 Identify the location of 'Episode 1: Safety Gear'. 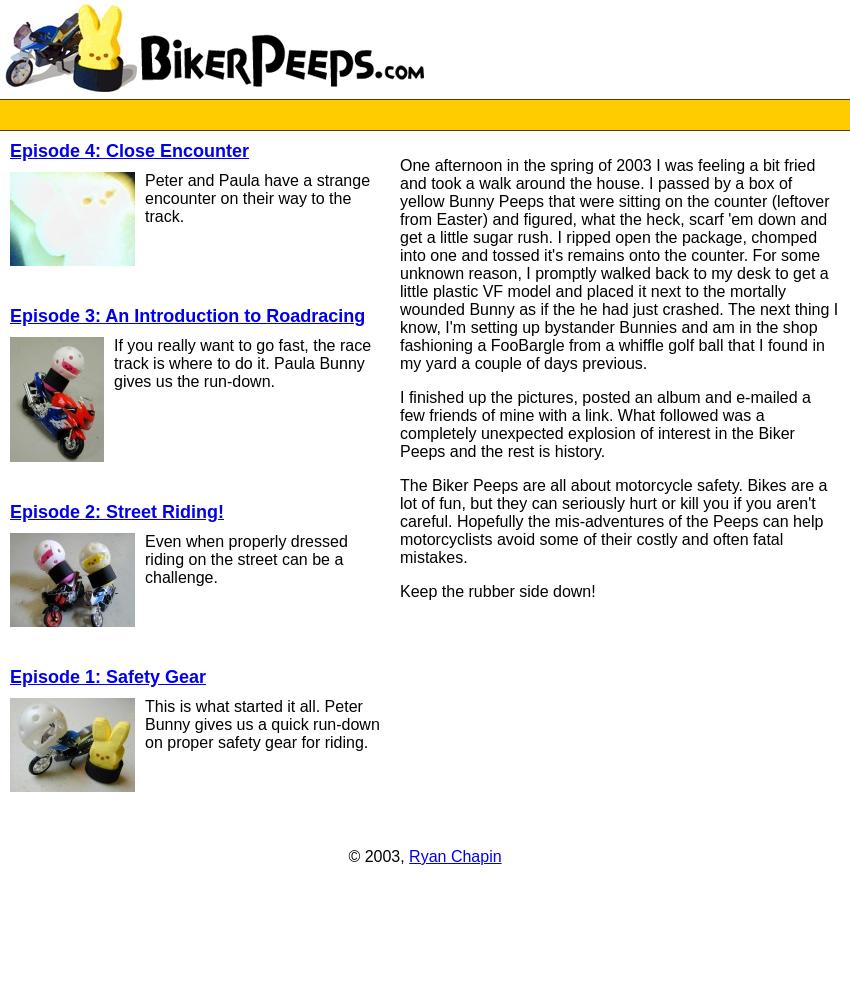
(107, 677).